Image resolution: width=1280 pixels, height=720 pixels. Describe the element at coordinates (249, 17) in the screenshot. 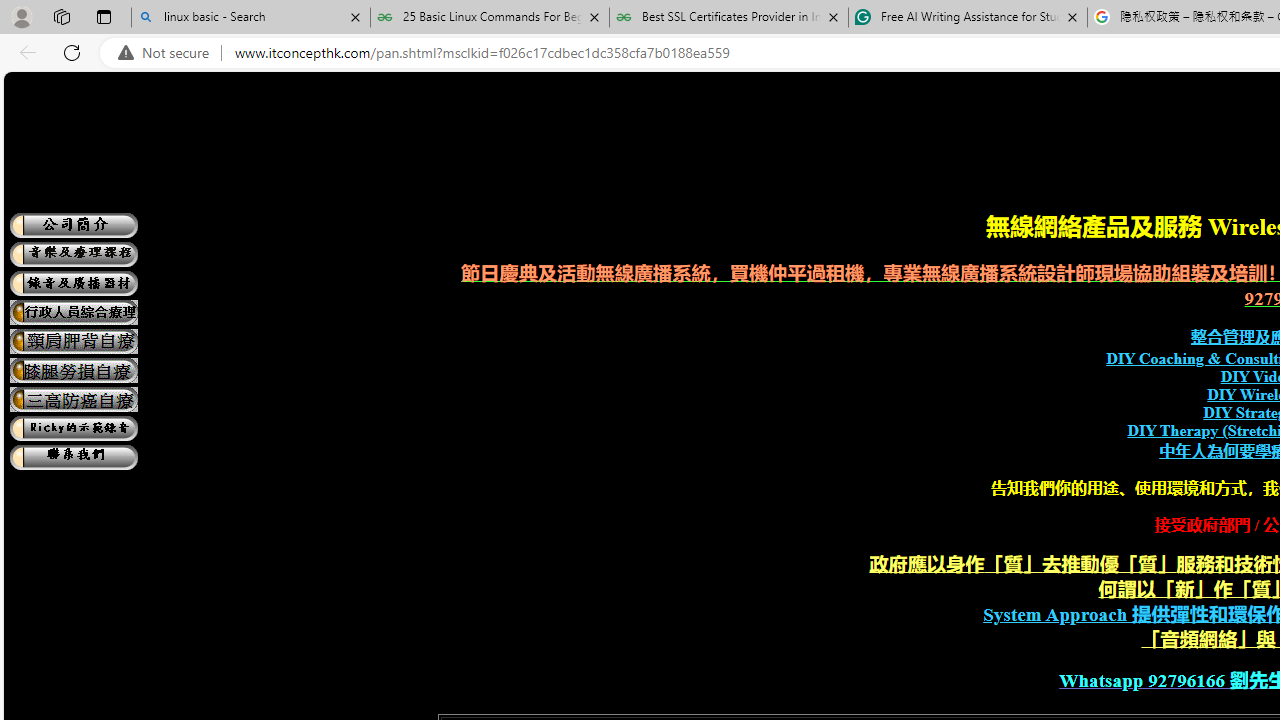

I see `'linux basic - Search'` at that location.